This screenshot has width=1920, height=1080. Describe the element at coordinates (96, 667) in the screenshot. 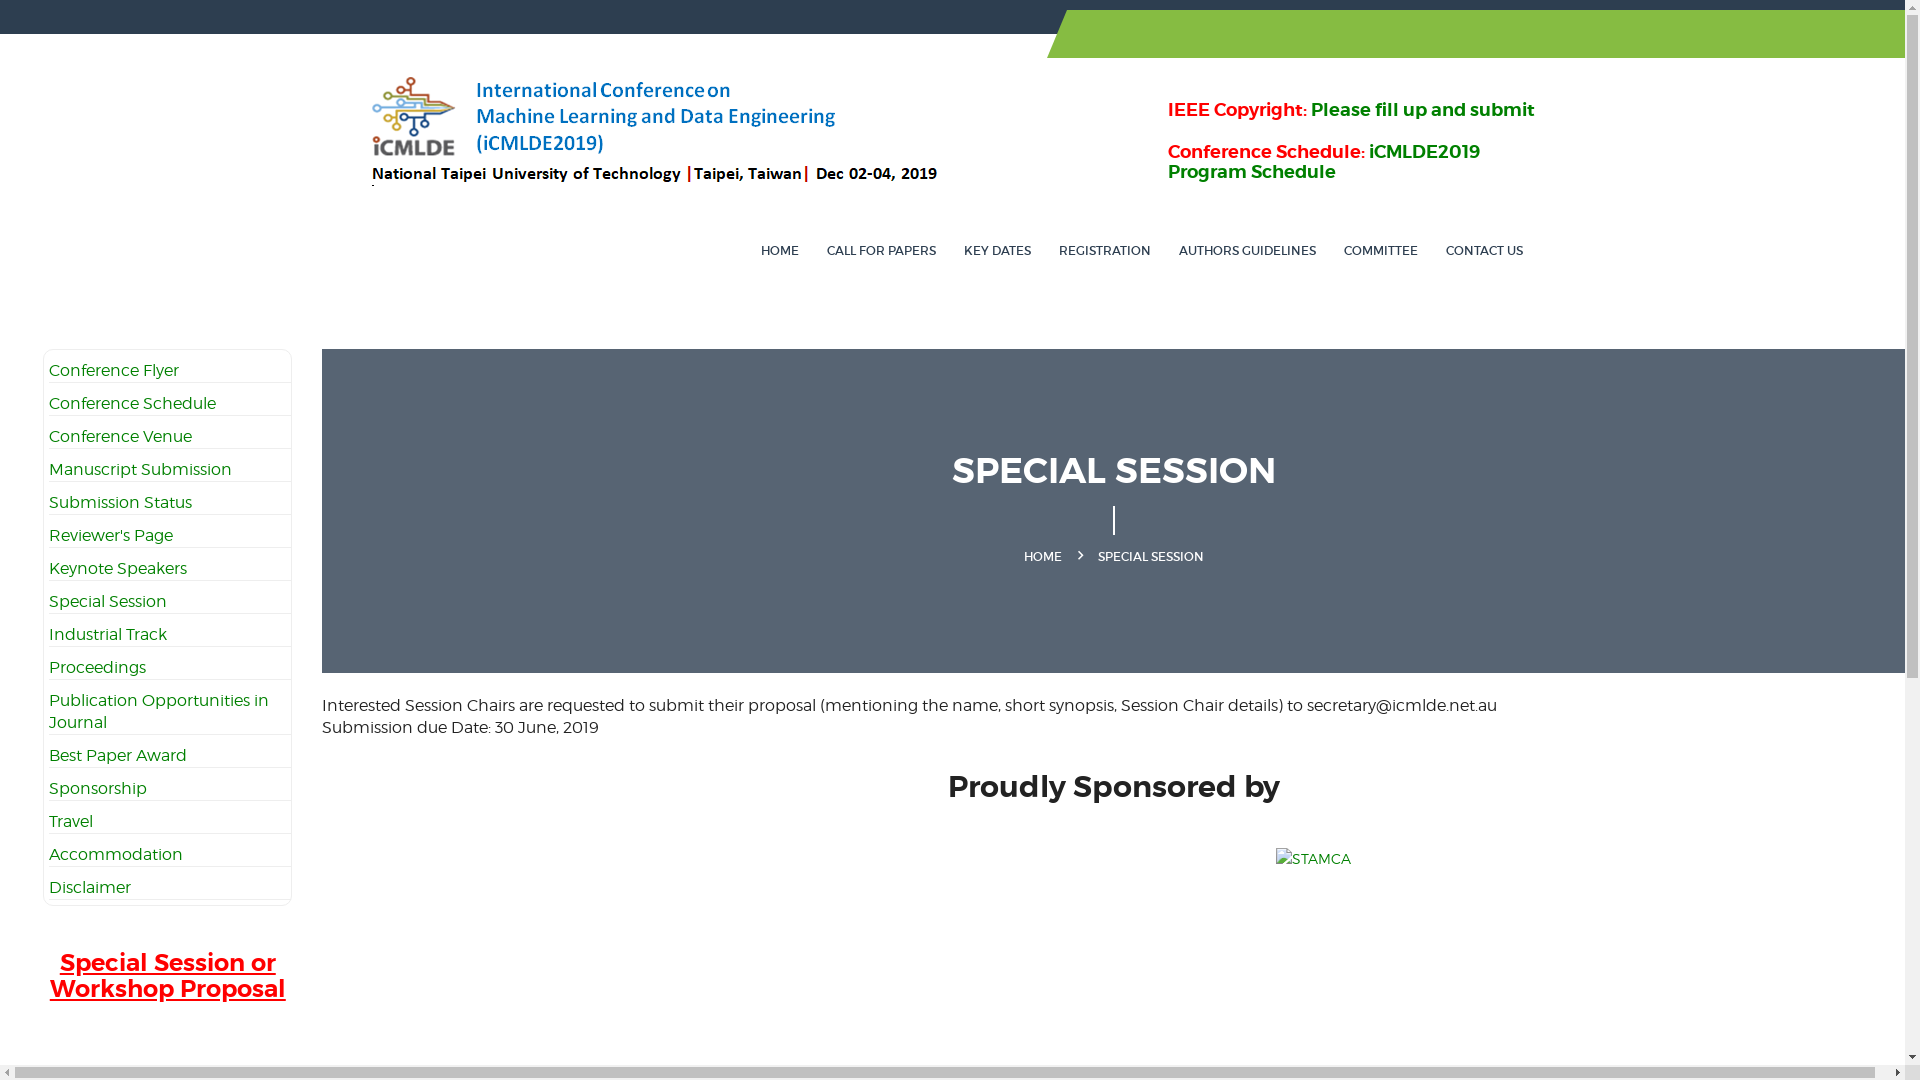

I see `'Proceedings'` at that location.